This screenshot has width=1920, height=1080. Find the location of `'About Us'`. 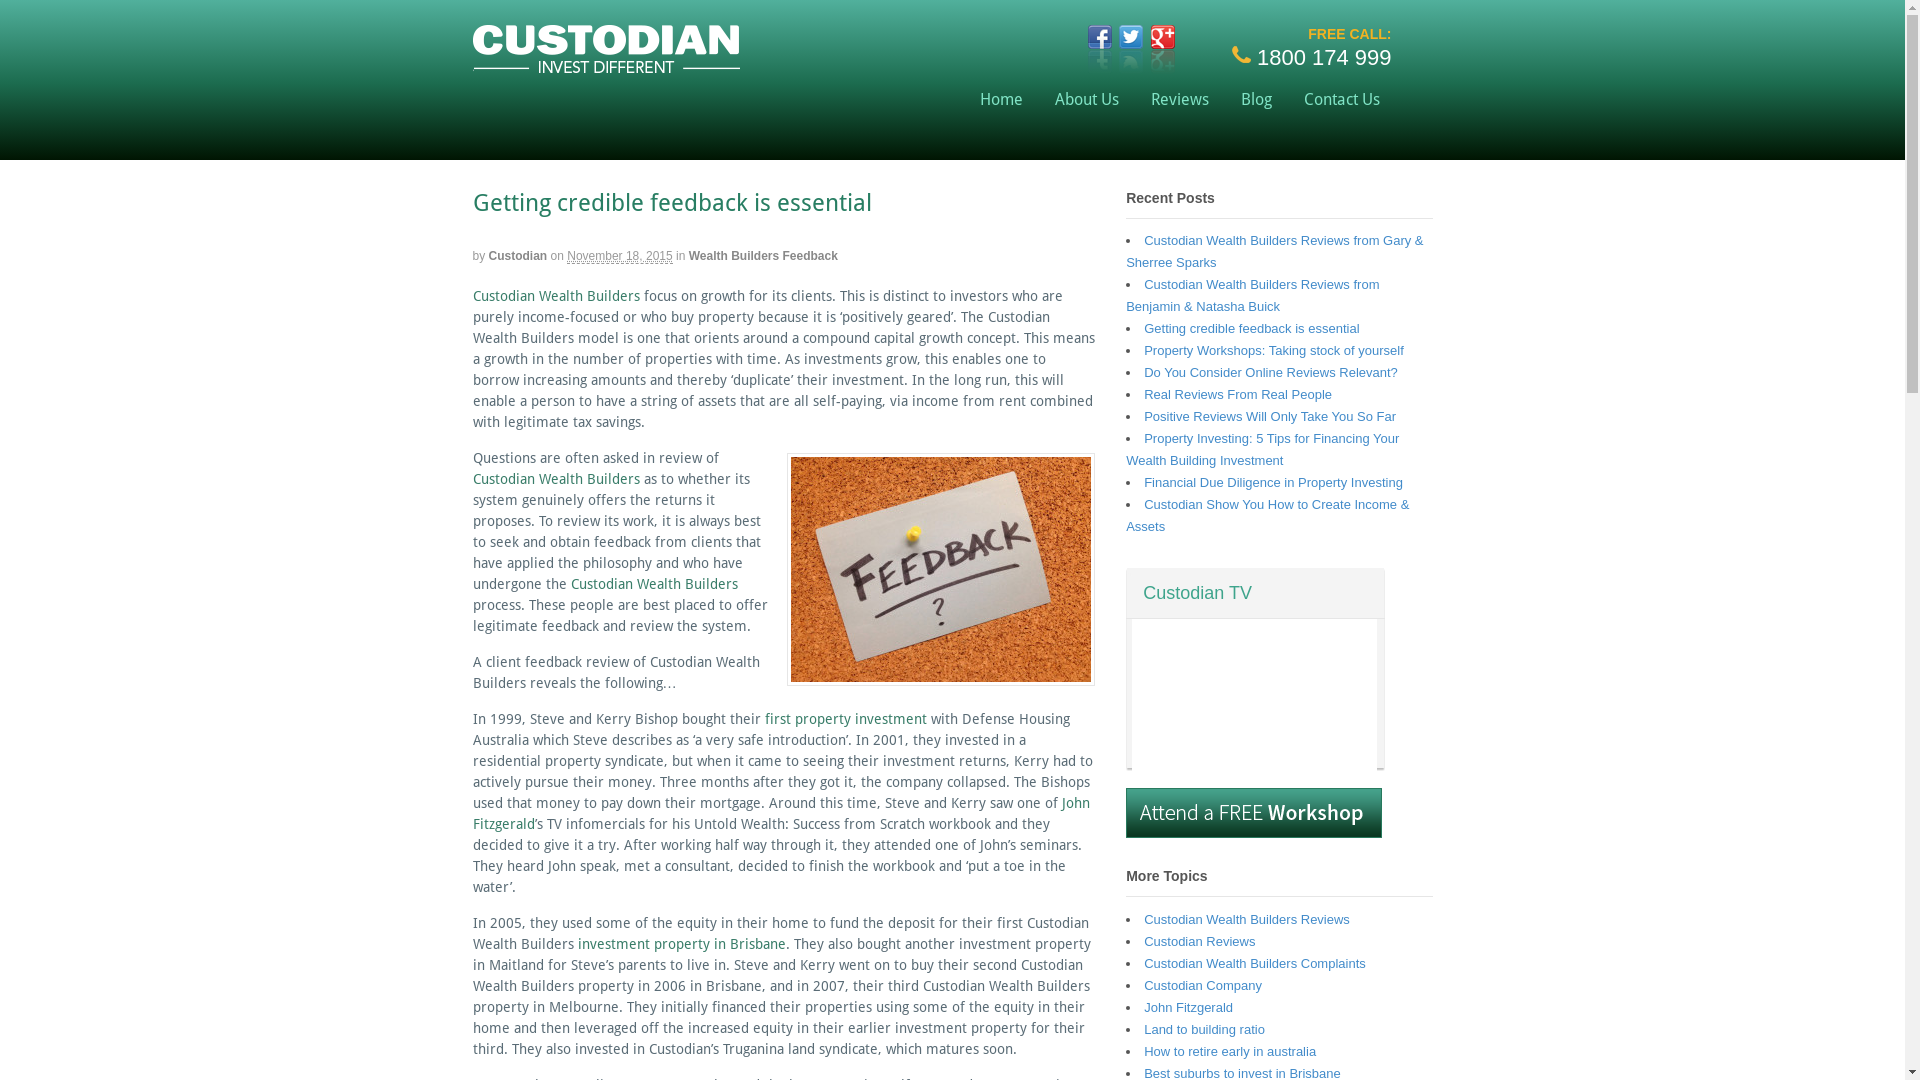

'About Us' is located at coordinates (1085, 99).